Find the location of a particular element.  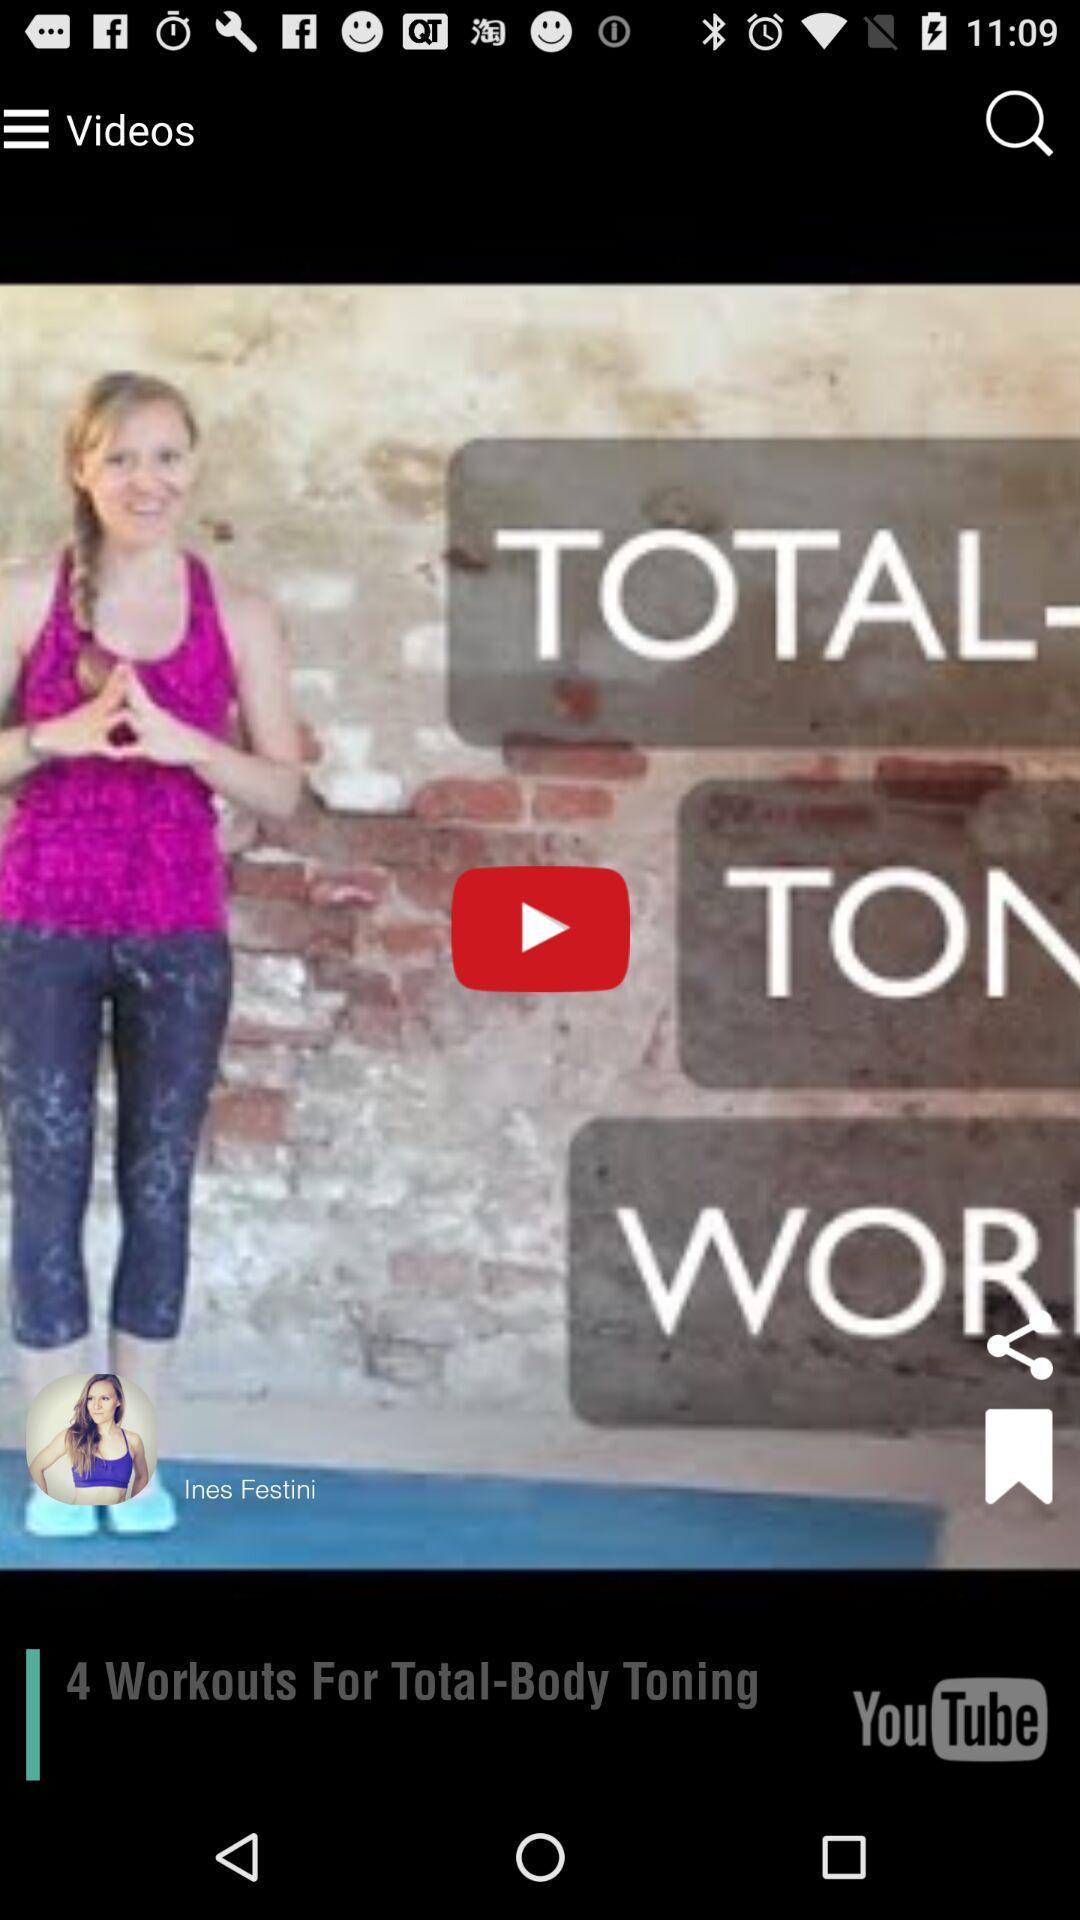

the avatar icon is located at coordinates (91, 1539).